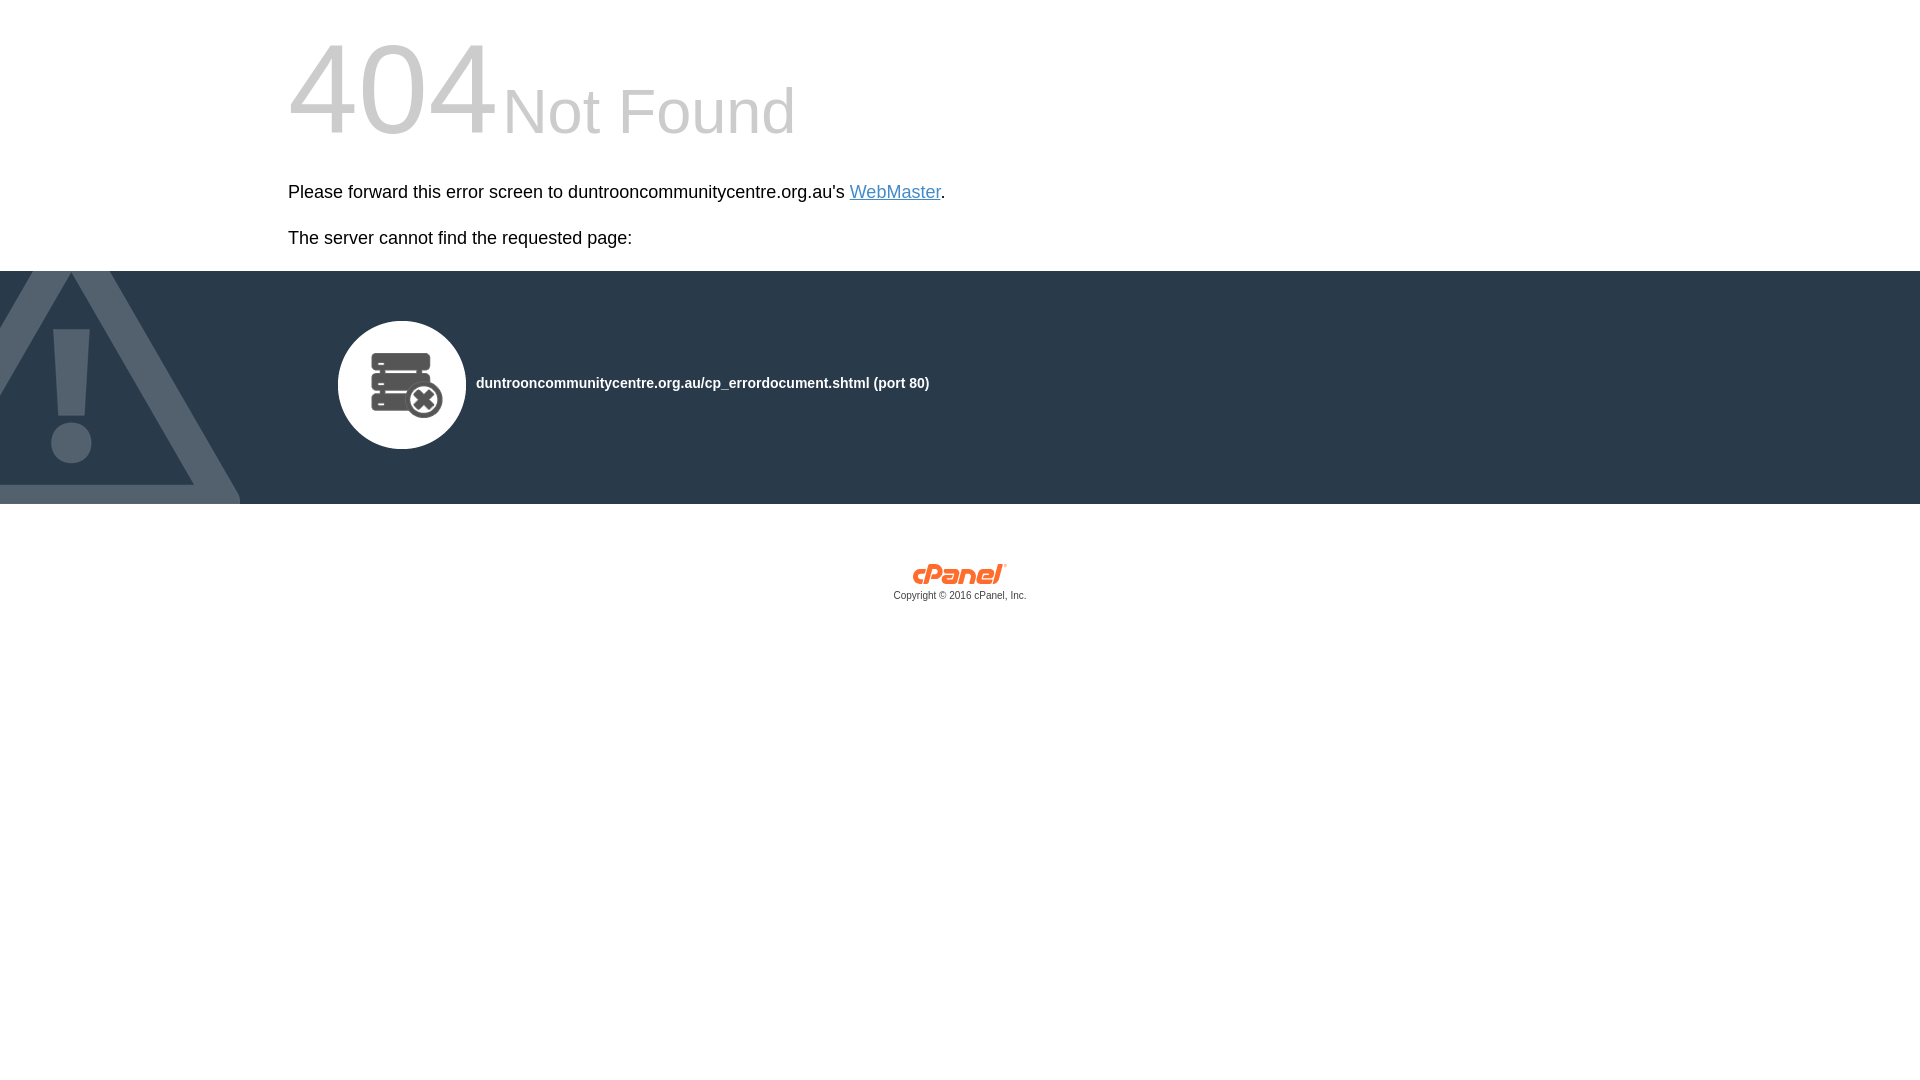 The width and height of the screenshot is (1920, 1080). Describe the element at coordinates (894, 192) in the screenshot. I see `'WebMaster'` at that location.